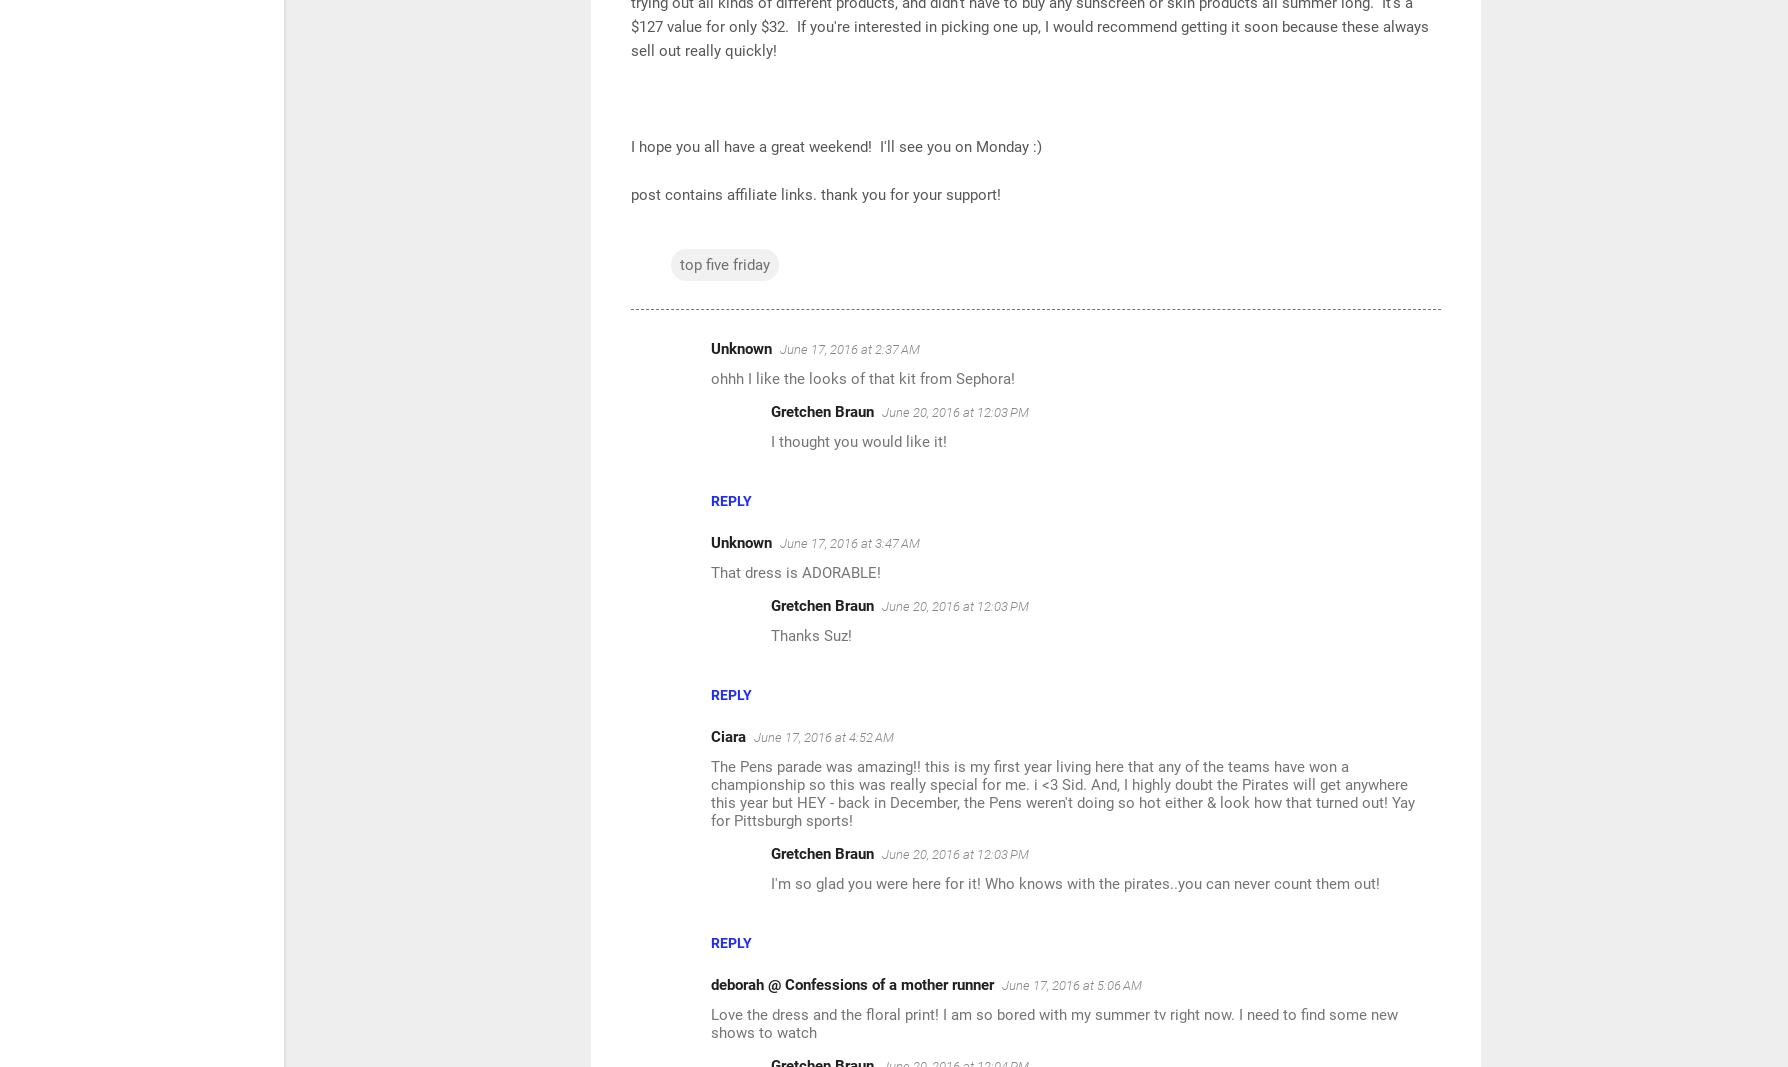 The height and width of the screenshot is (1067, 1788). What do you see at coordinates (1062, 792) in the screenshot?
I see `'The Pens parade was amazing!! this is my first year living here that any of the teams have won a championship so this was really special for me. i <3 Sid. And, I highly doubt the Pirates will get anywhere this year but HEY - back in December, the Pens weren't doing so hot either & look how that turned out! Yay for Pittsburgh sports!'` at bounding box center [1062, 792].